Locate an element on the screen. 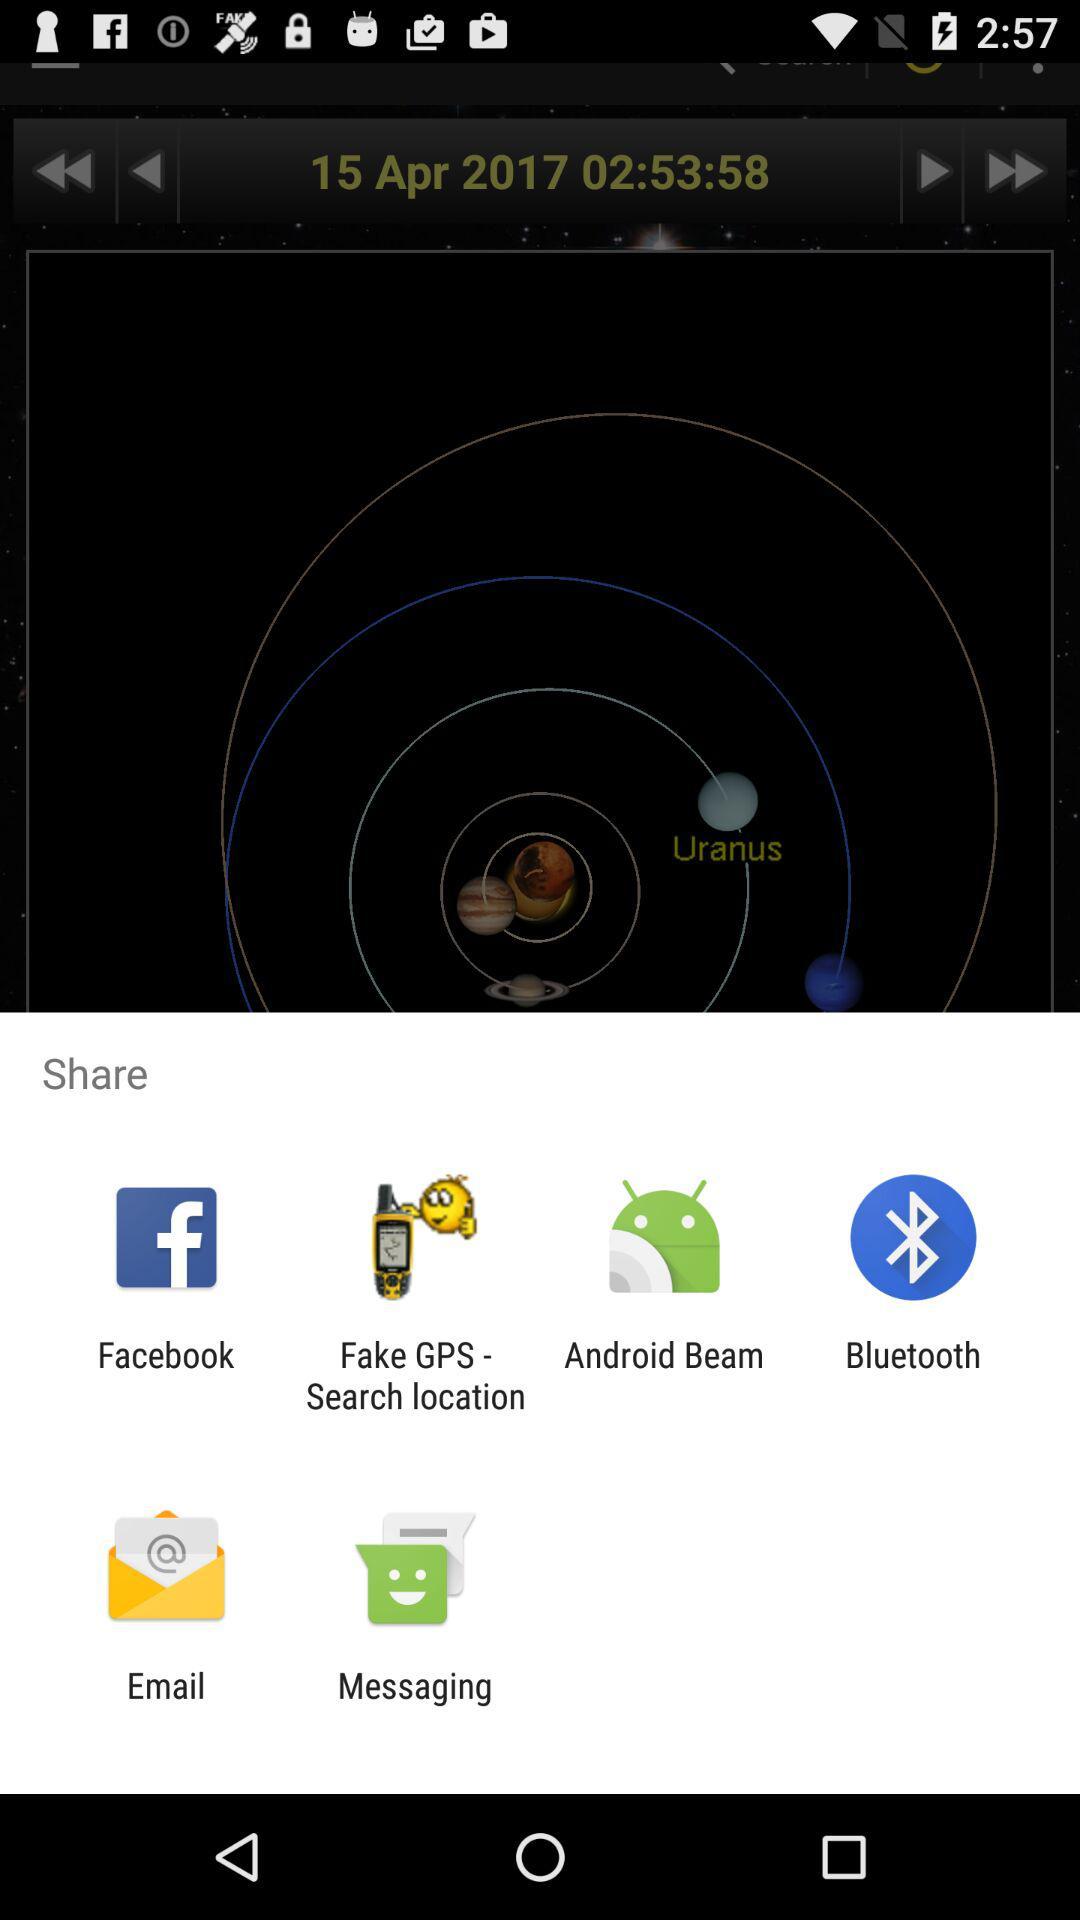  the icon next to the fake gps search is located at coordinates (664, 1374).